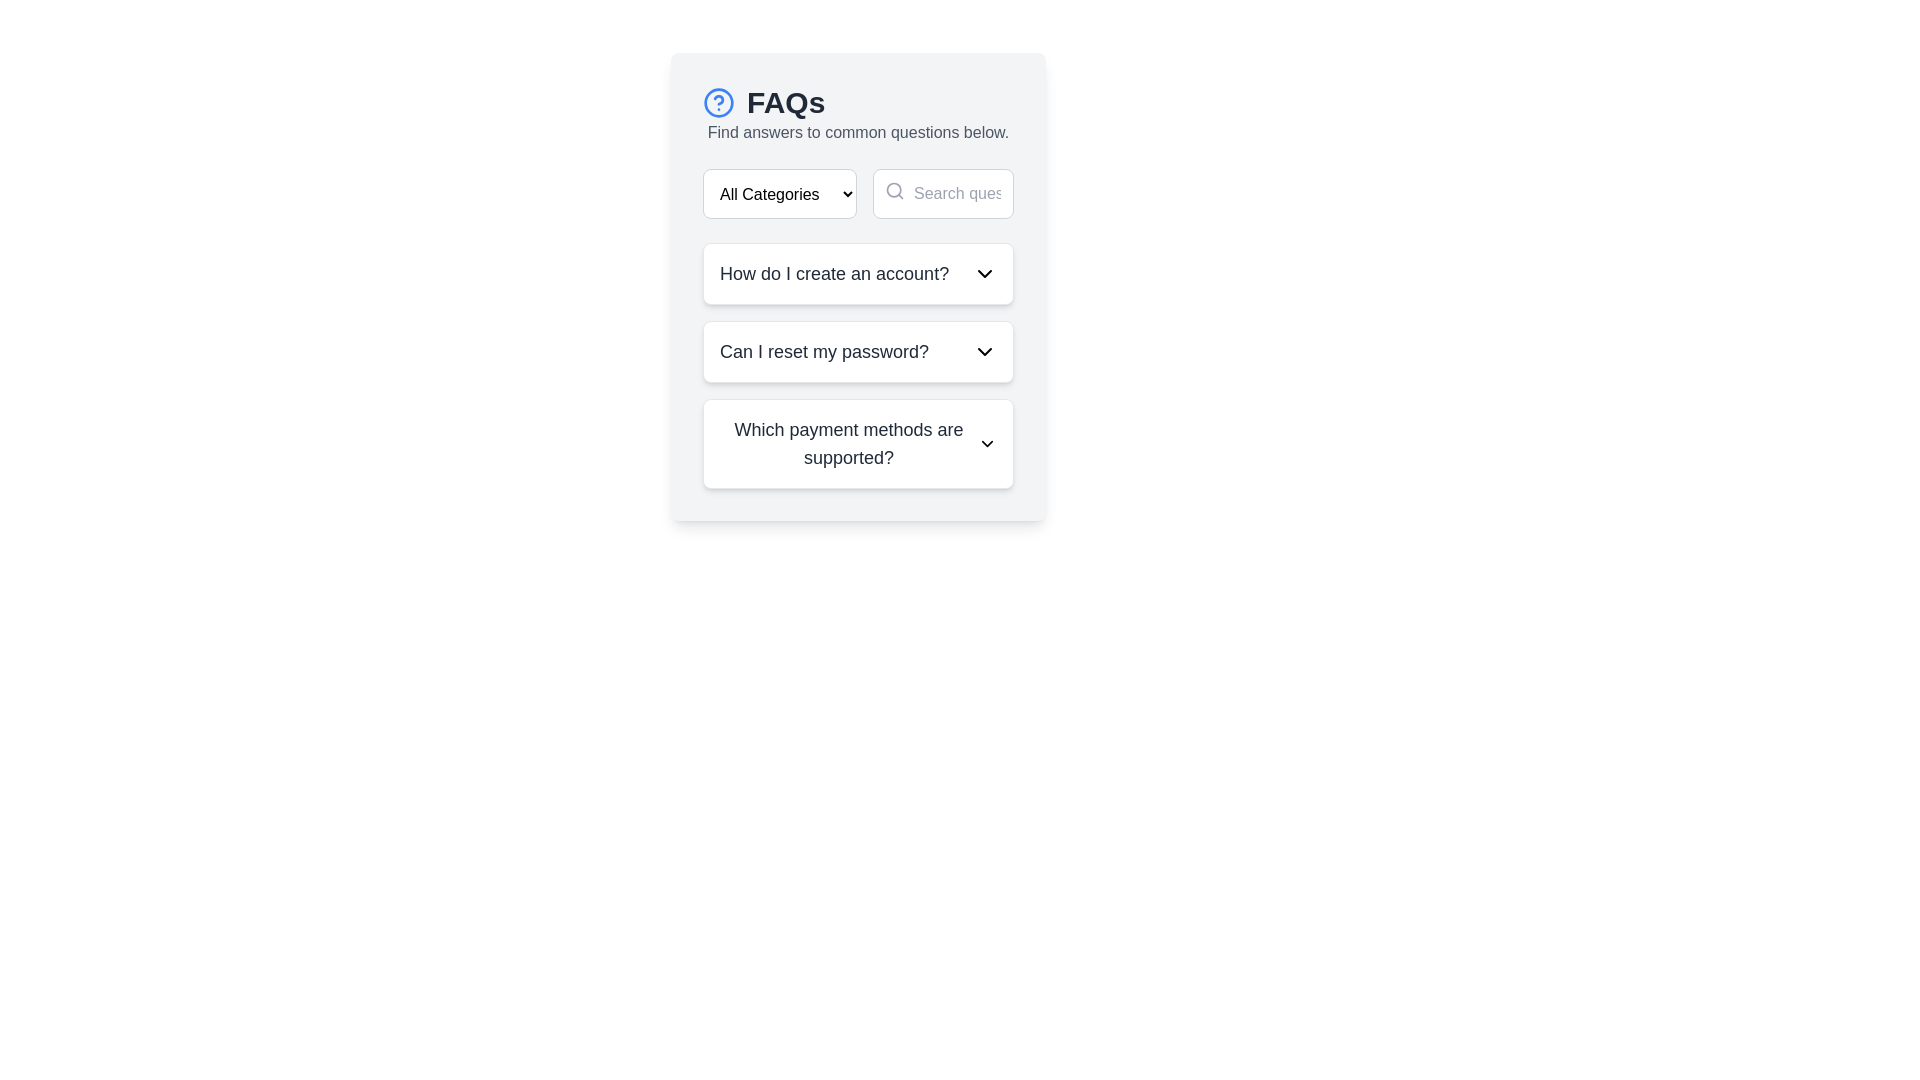  I want to click on the 'All Categories' dropdown menu button, which is a rectangular button with rounded corners and a downward arrow icon, so click(778, 193).